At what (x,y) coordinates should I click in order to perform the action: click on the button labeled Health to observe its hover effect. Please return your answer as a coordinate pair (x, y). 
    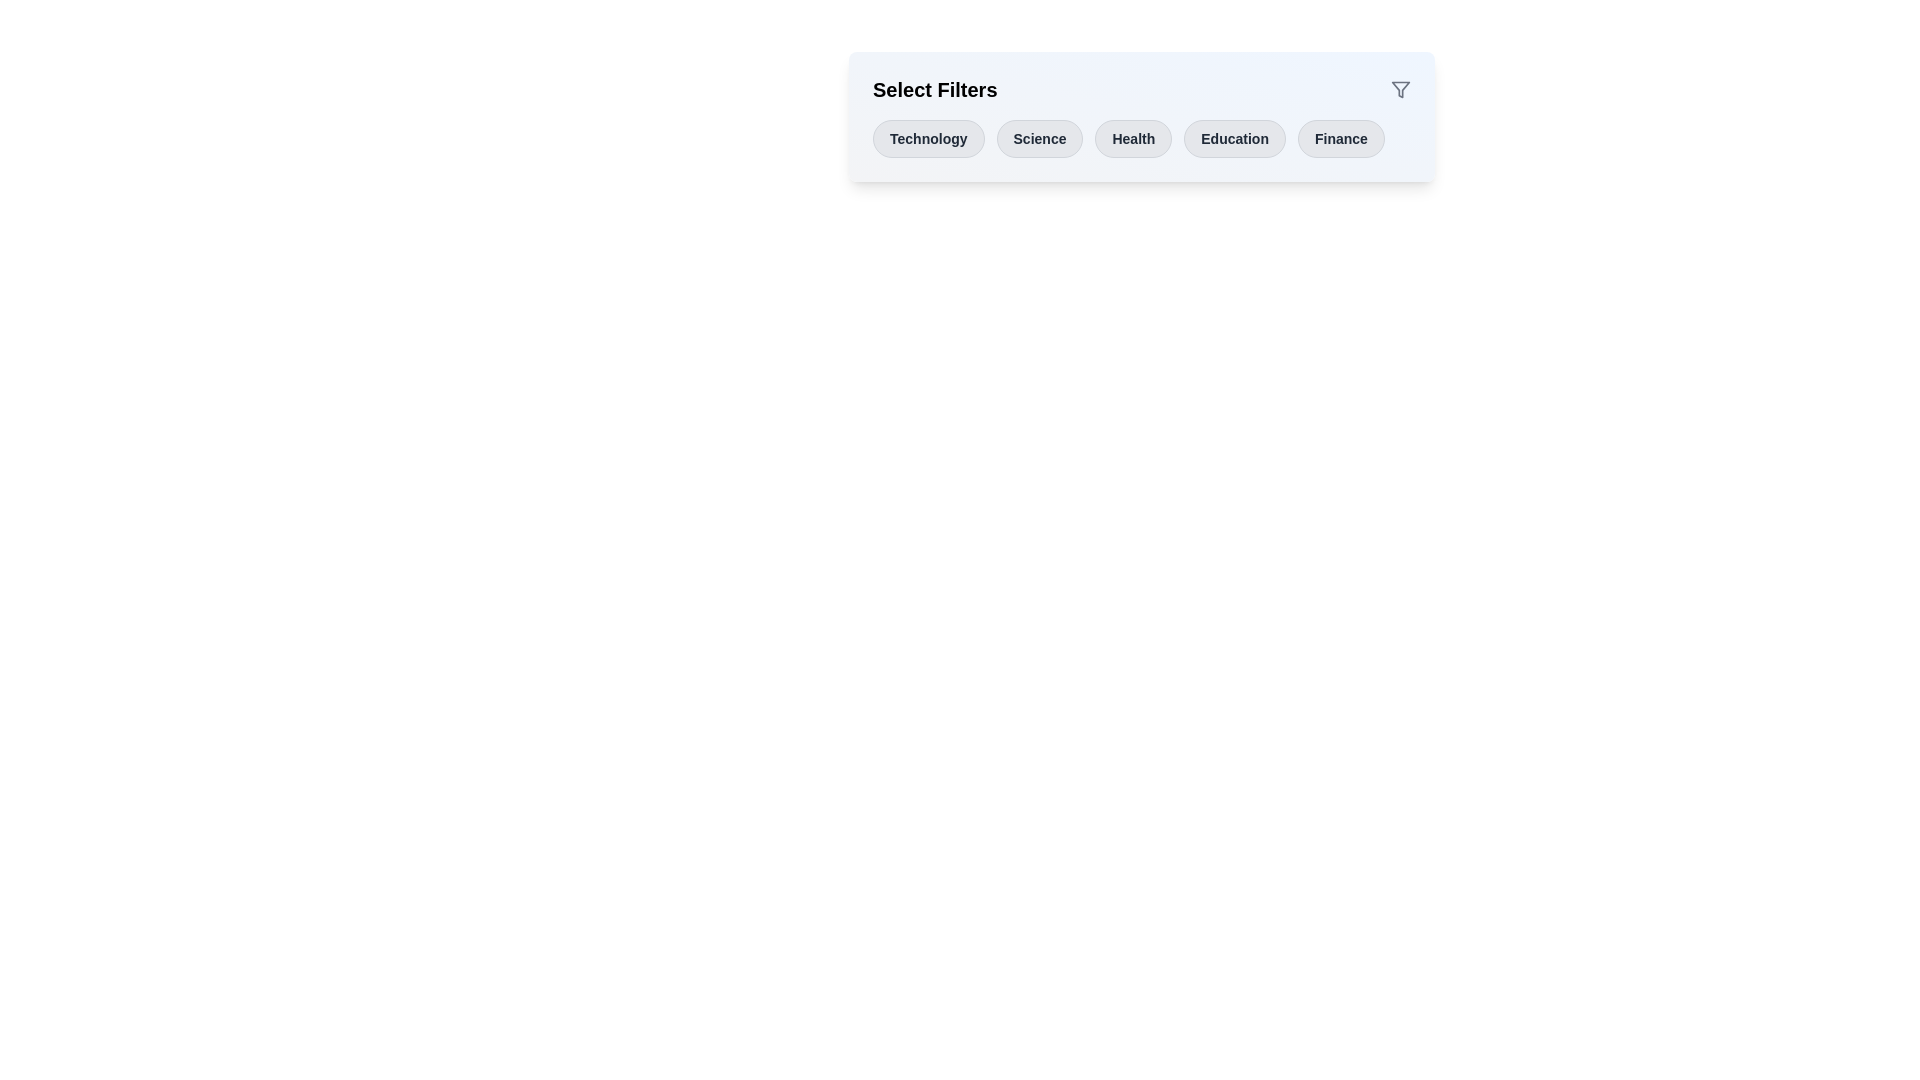
    Looking at the image, I should click on (1133, 137).